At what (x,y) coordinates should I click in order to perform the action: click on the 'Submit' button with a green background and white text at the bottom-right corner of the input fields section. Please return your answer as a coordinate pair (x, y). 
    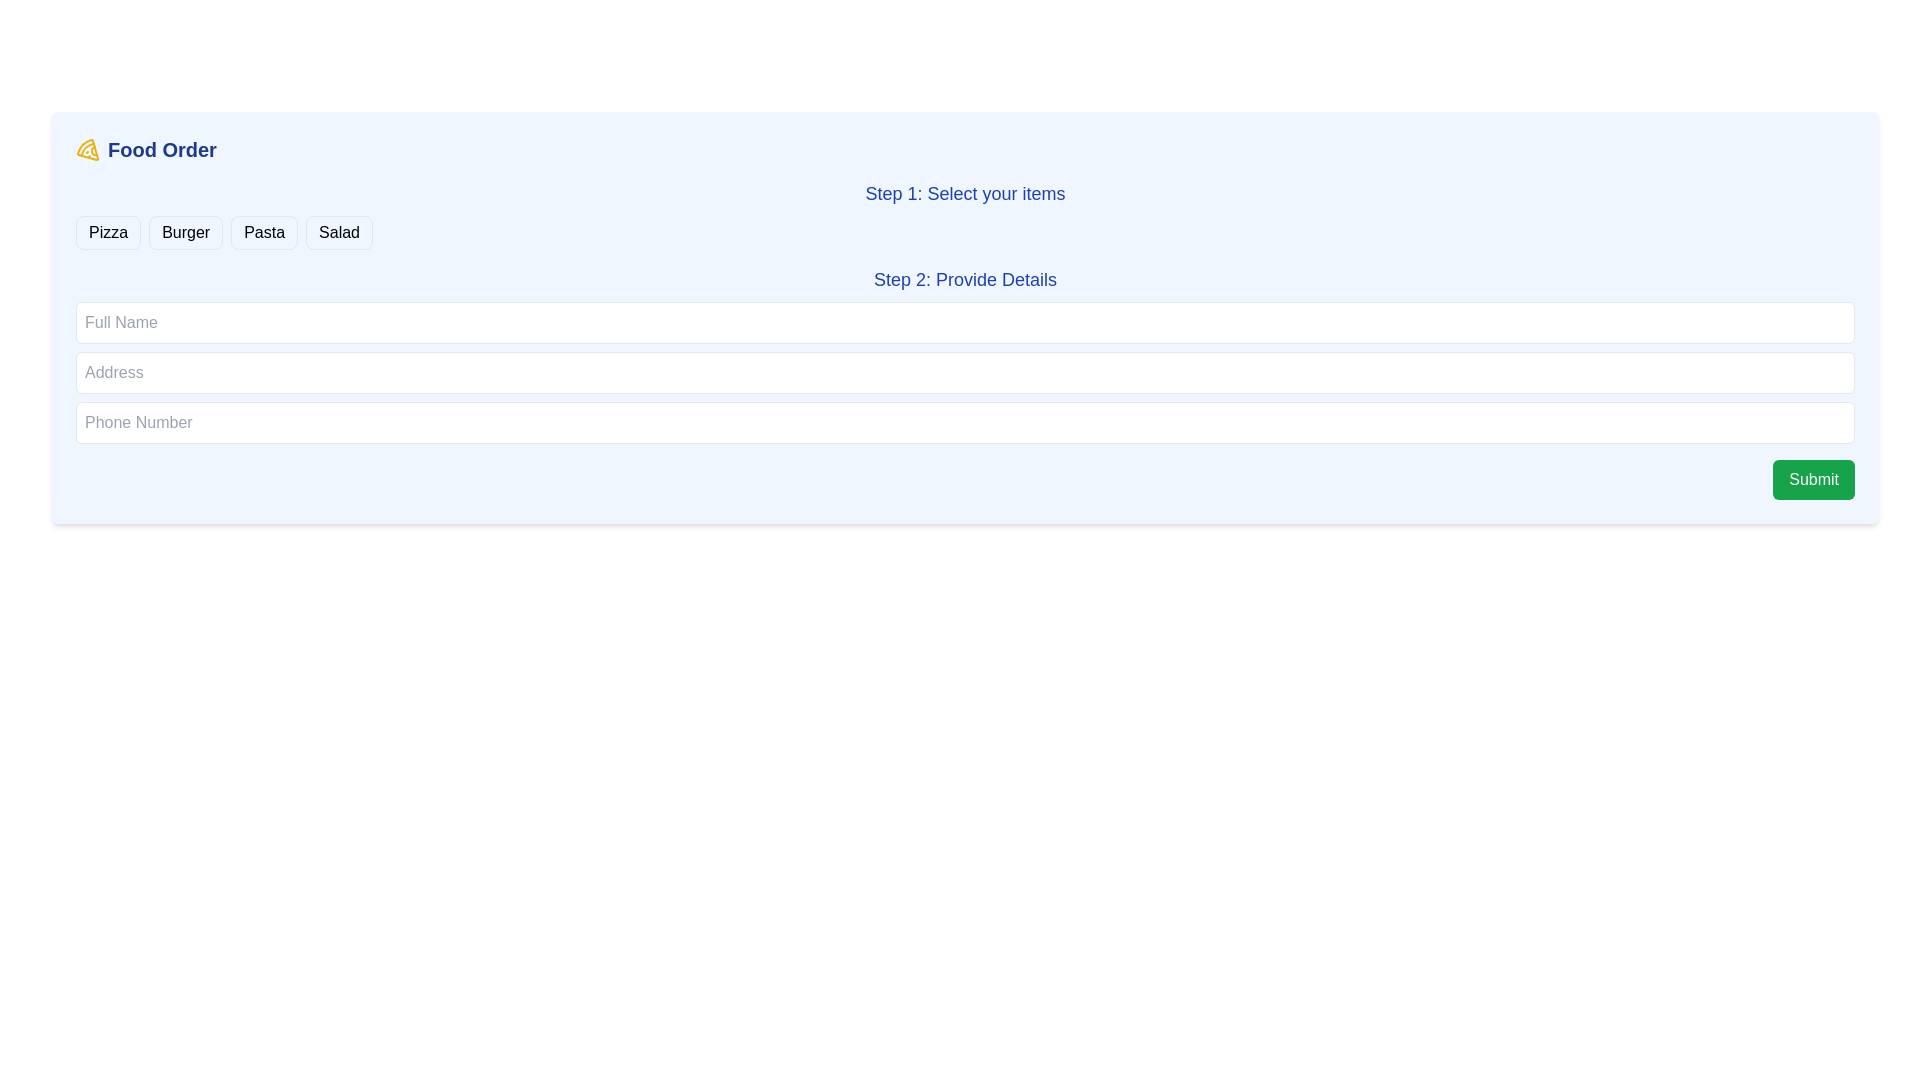
    Looking at the image, I should click on (1814, 479).